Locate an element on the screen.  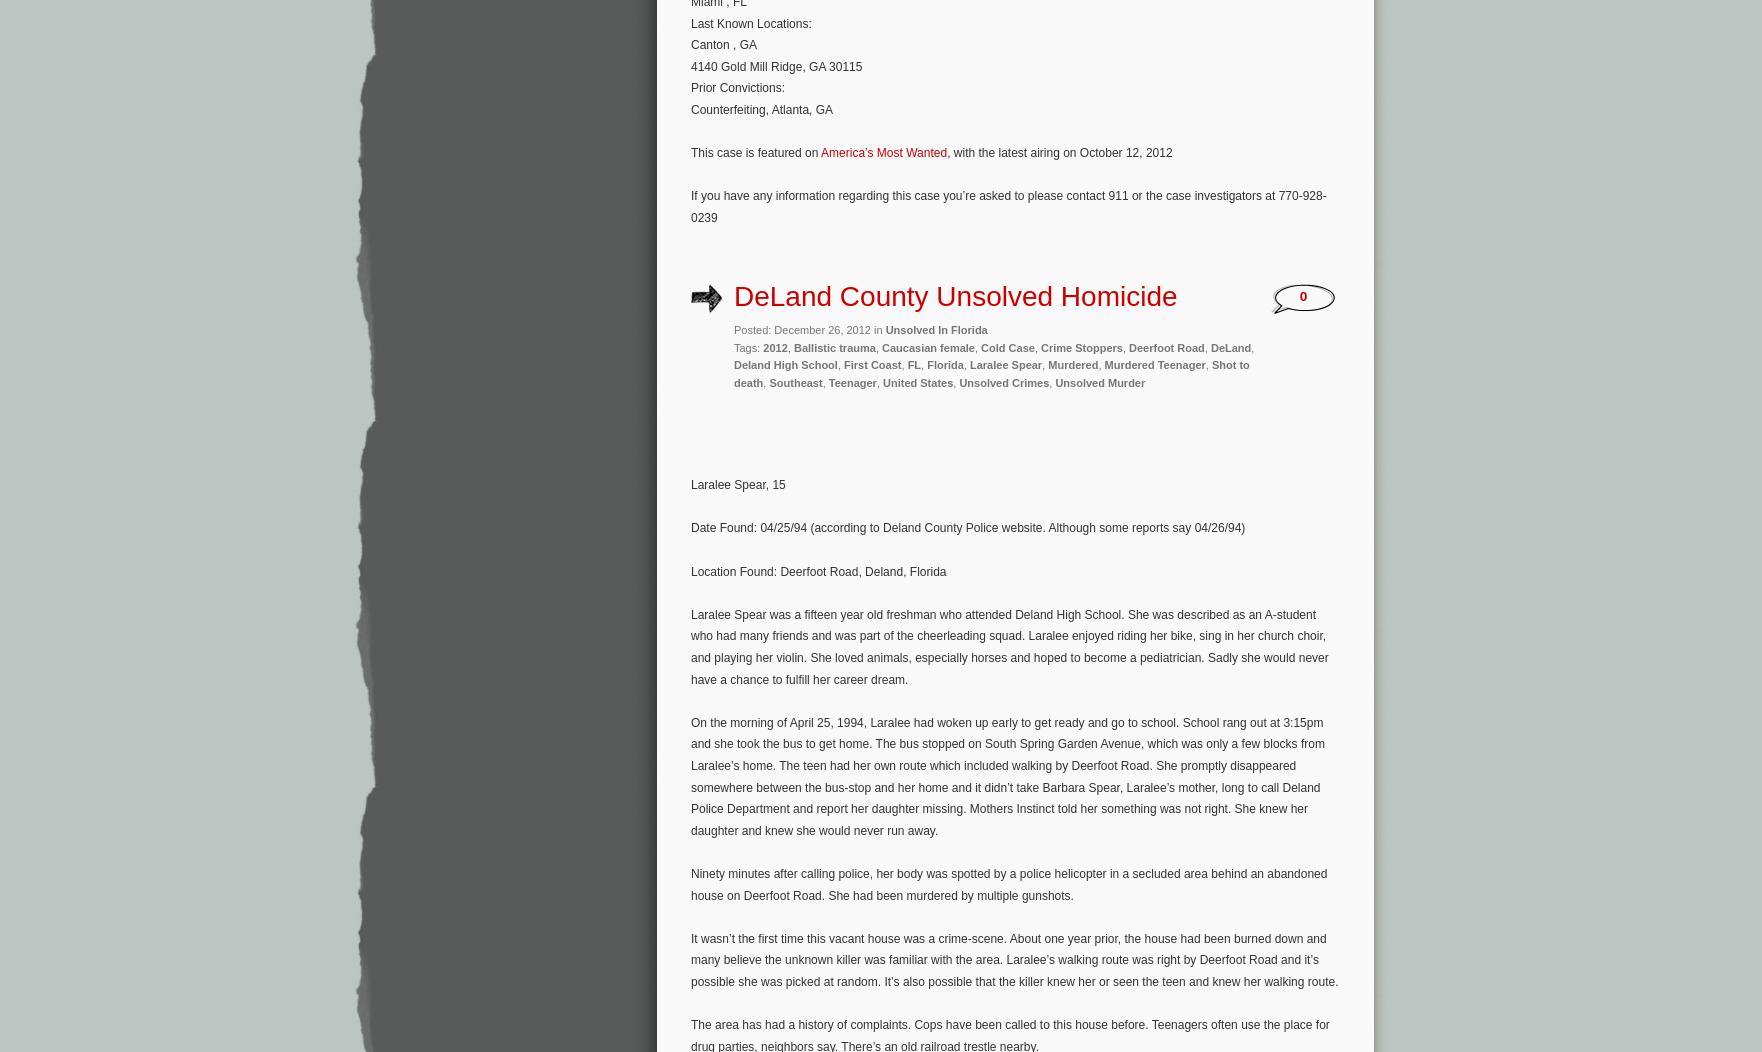
'Laralee Spear, 15' is located at coordinates (736, 483).